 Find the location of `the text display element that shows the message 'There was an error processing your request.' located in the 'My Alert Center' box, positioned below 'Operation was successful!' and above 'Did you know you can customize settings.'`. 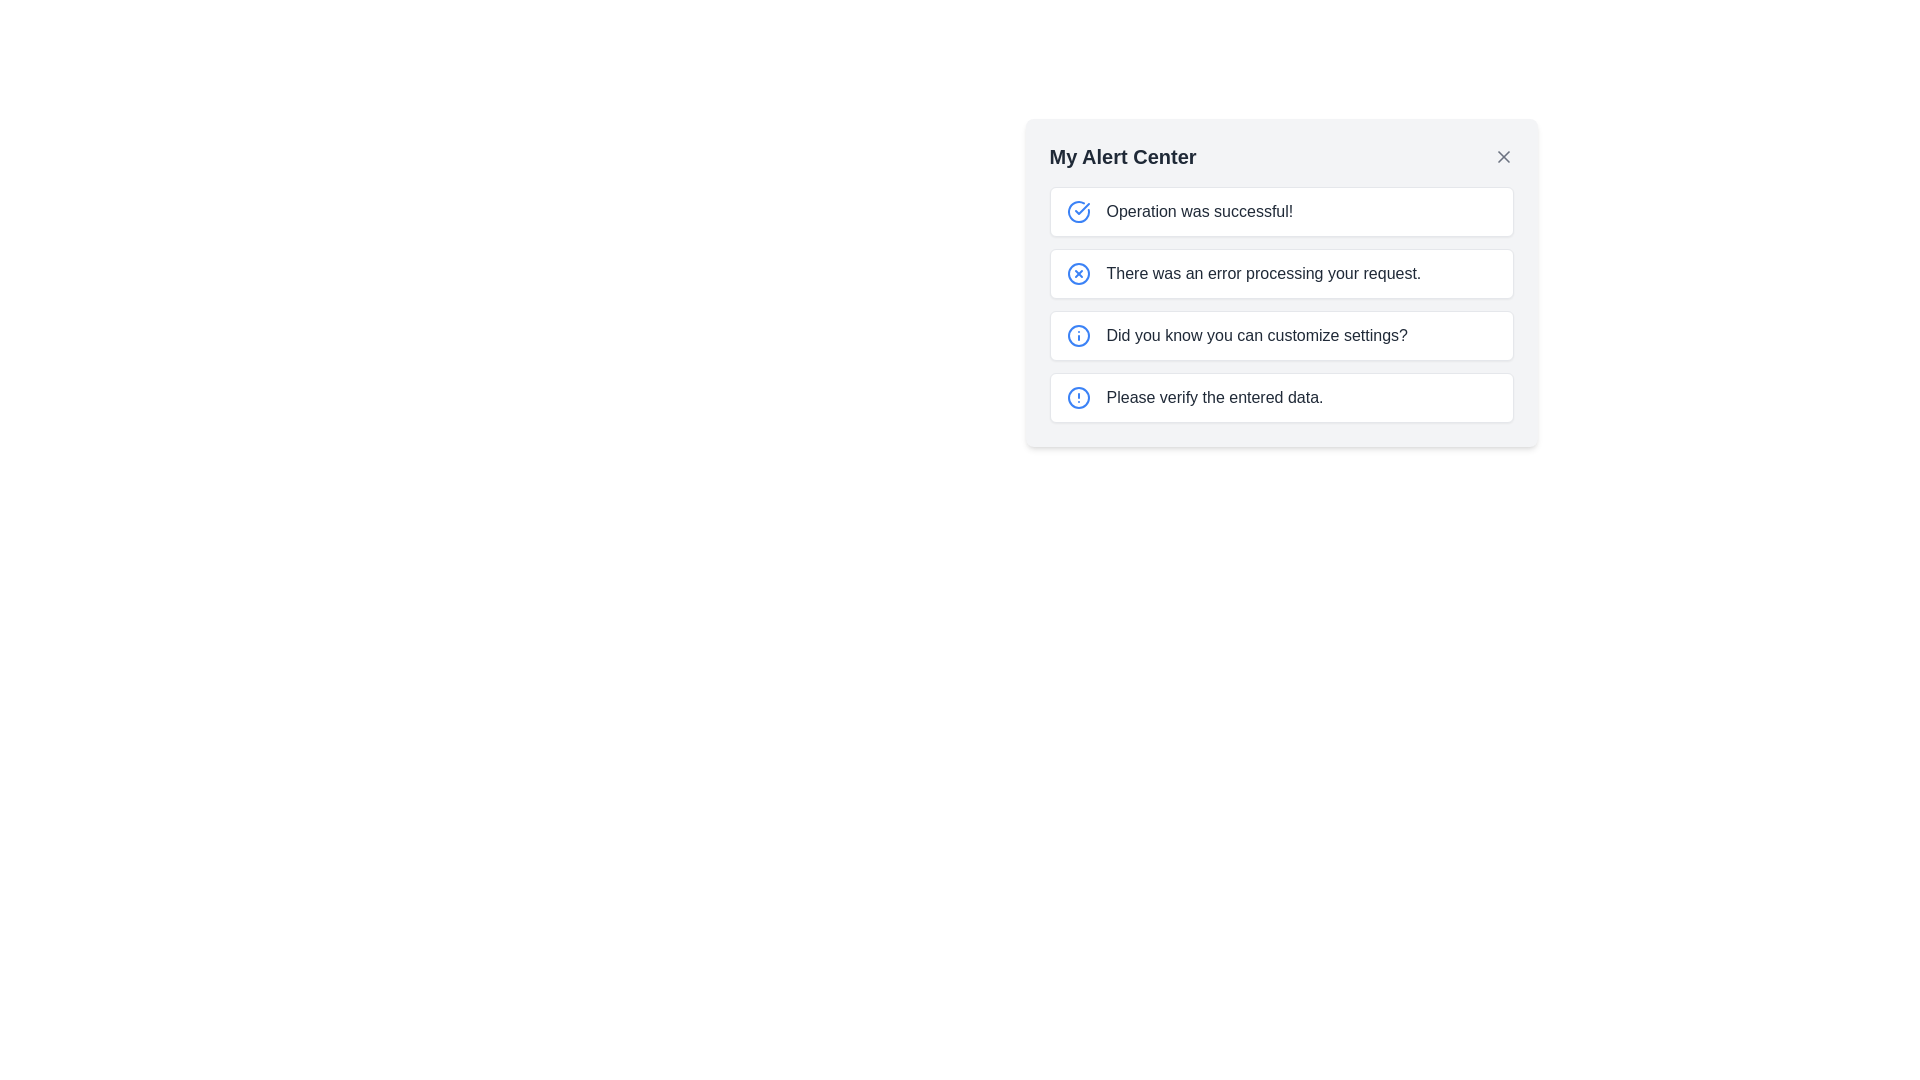

the text display element that shows the message 'There was an error processing your request.' located in the 'My Alert Center' box, positioned below 'Operation was successful!' and above 'Did you know you can customize settings.' is located at coordinates (1262, 273).